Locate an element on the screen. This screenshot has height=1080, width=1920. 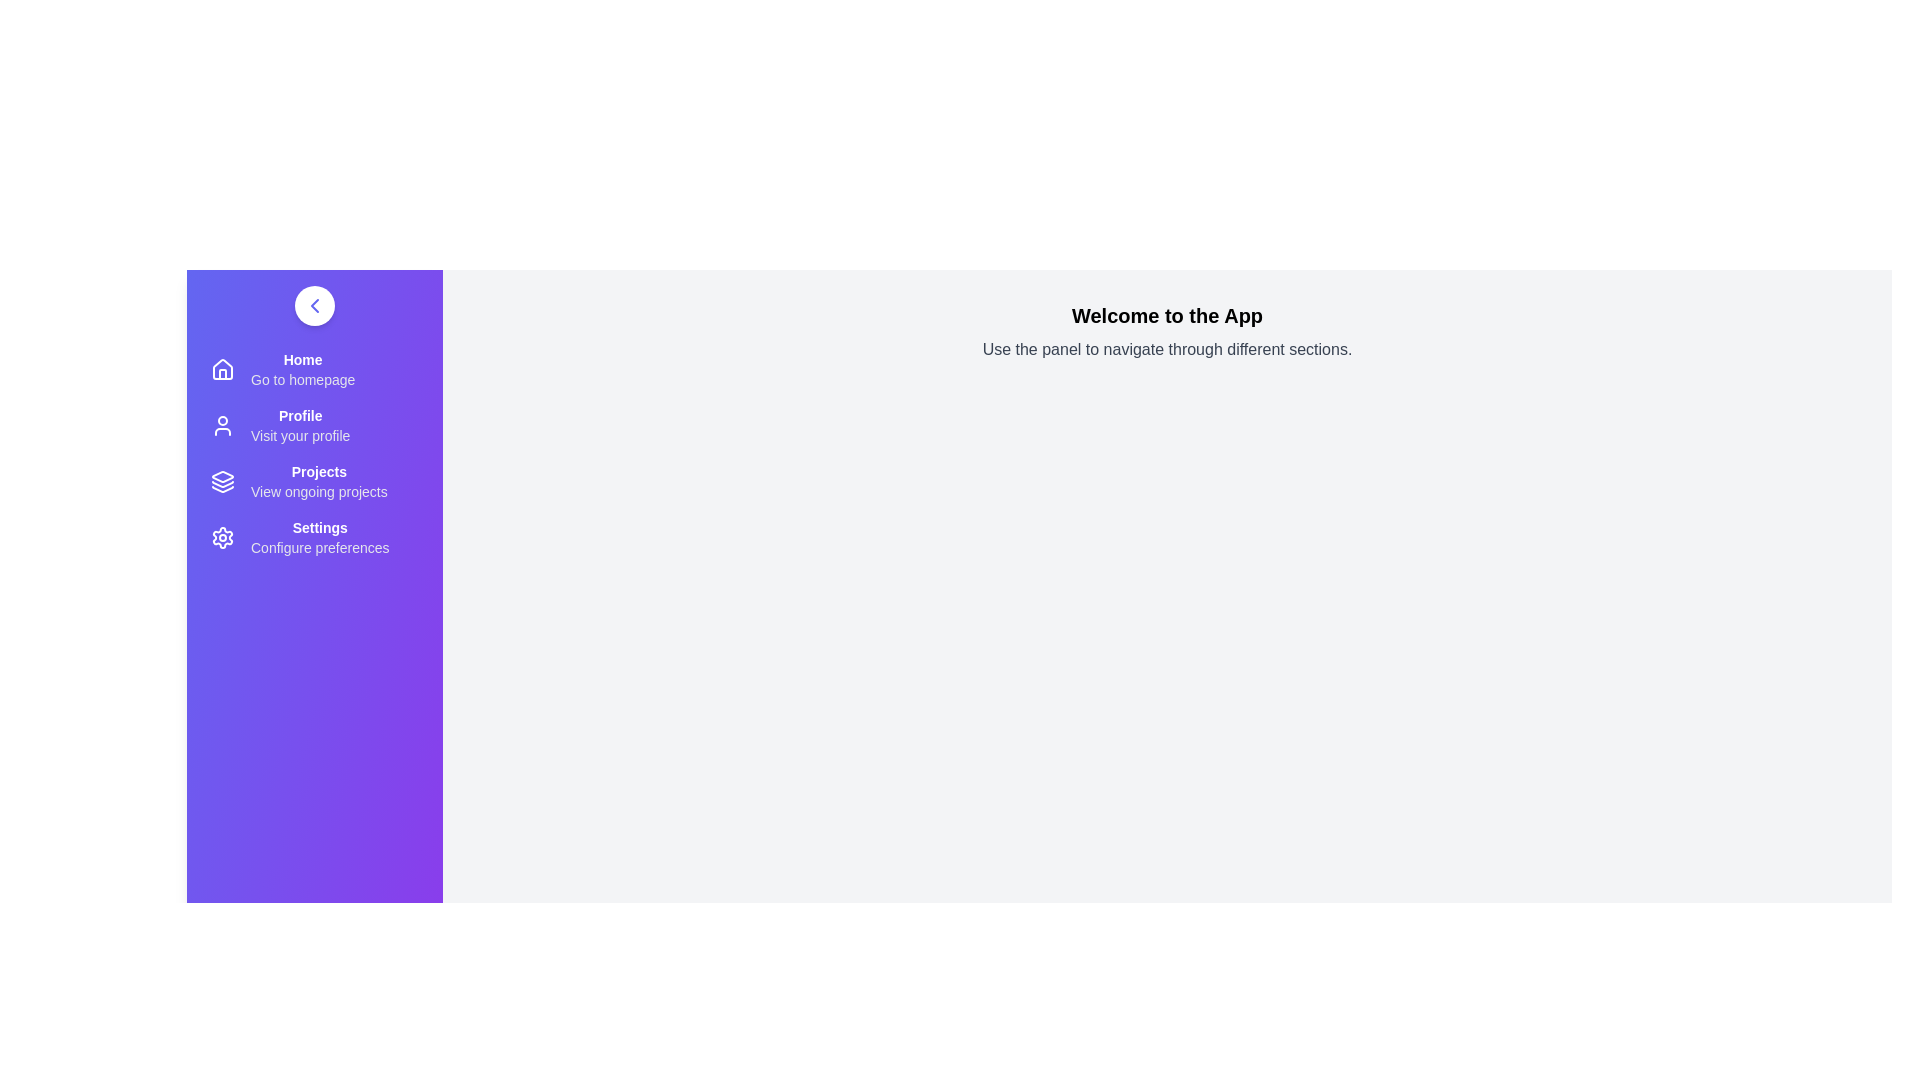
the 'Projects' menu item to view ongoing projects is located at coordinates (314, 482).